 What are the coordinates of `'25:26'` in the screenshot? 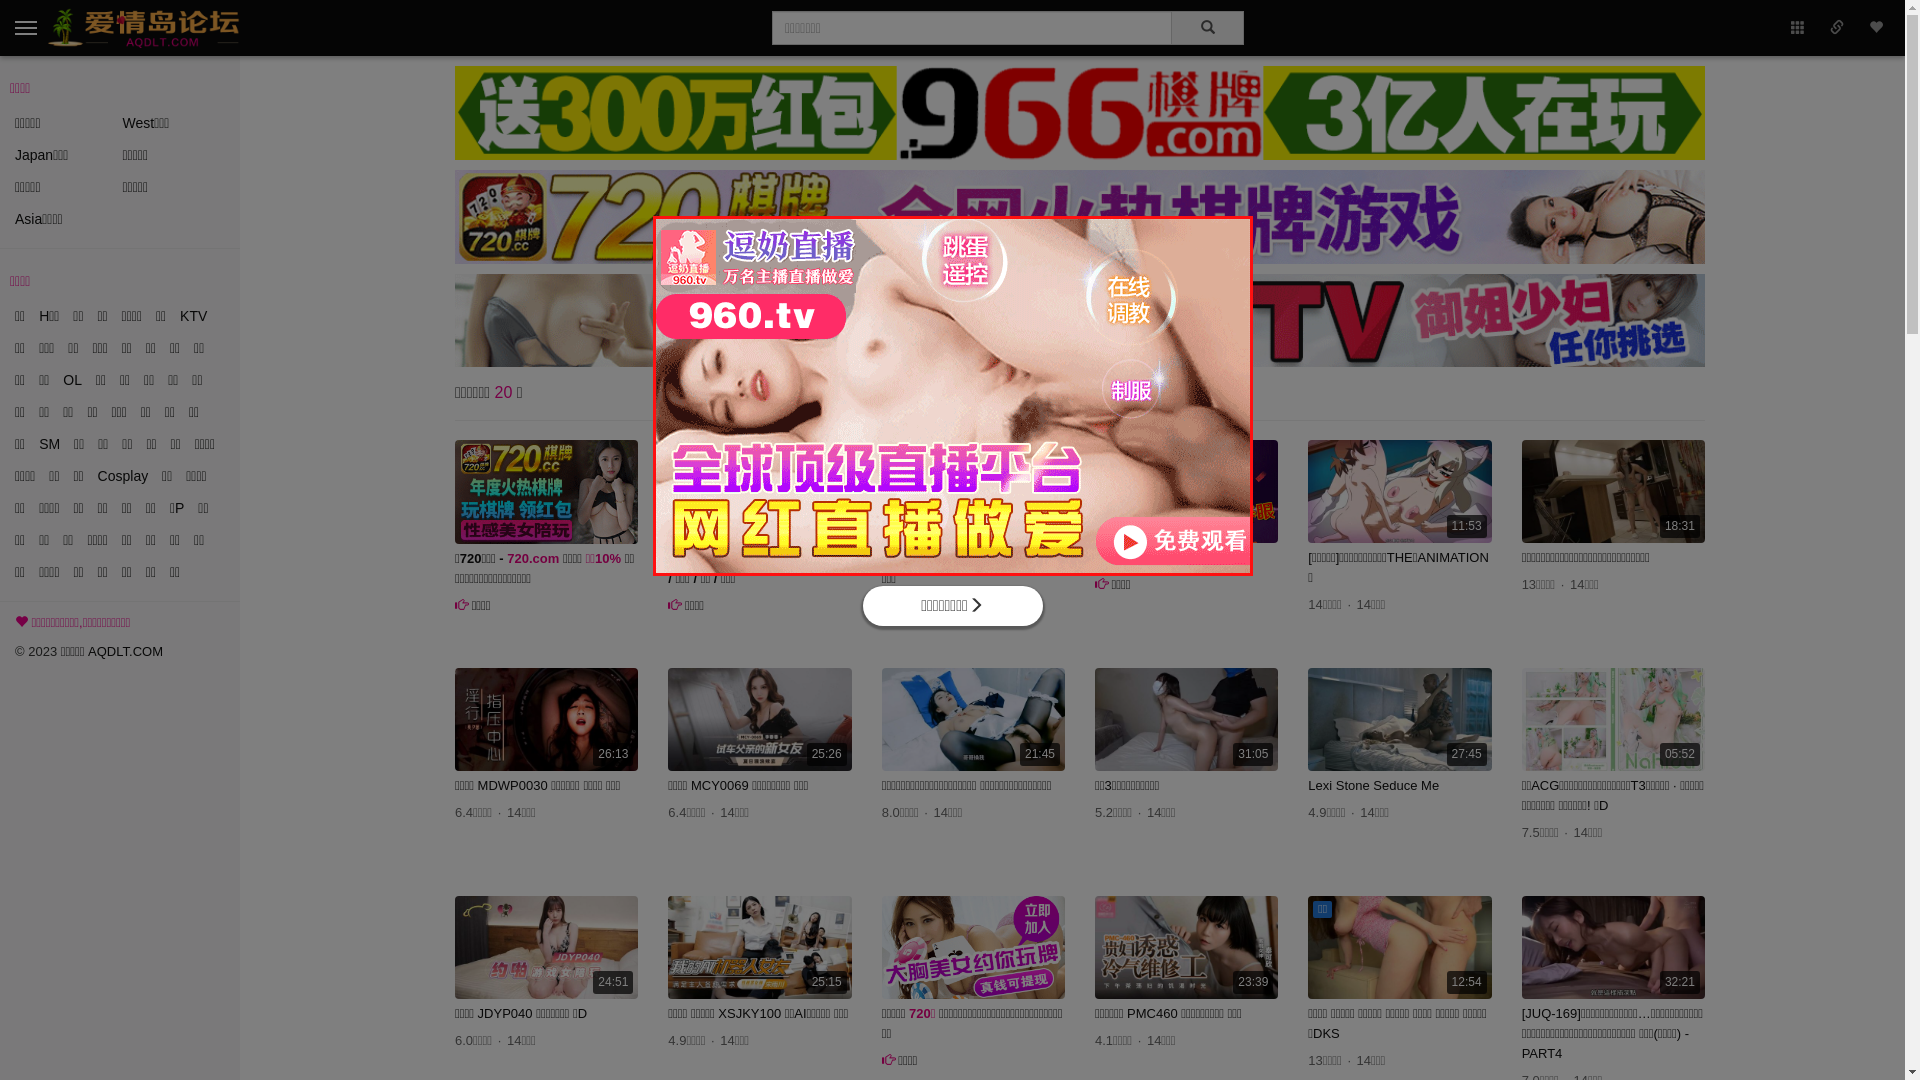 It's located at (667, 718).